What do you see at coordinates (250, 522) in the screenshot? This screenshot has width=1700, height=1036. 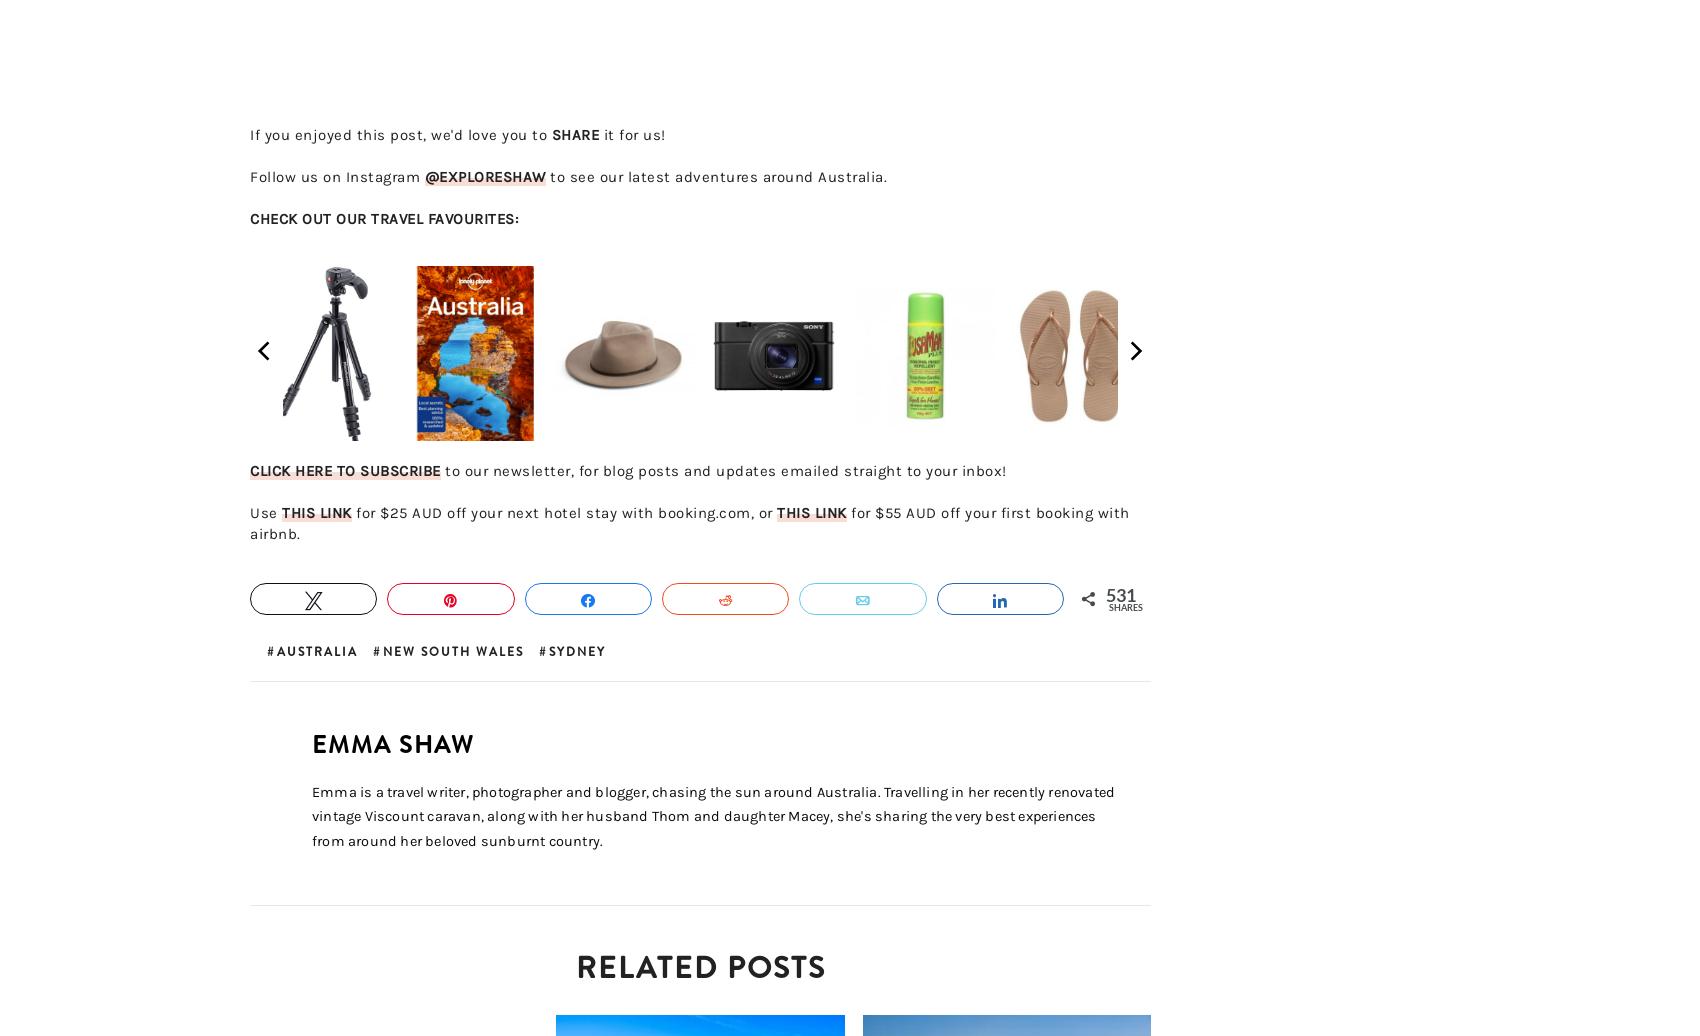 I see `'for $55 AUD off your first booking with airbnb.'` at bounding box center [250, 522].